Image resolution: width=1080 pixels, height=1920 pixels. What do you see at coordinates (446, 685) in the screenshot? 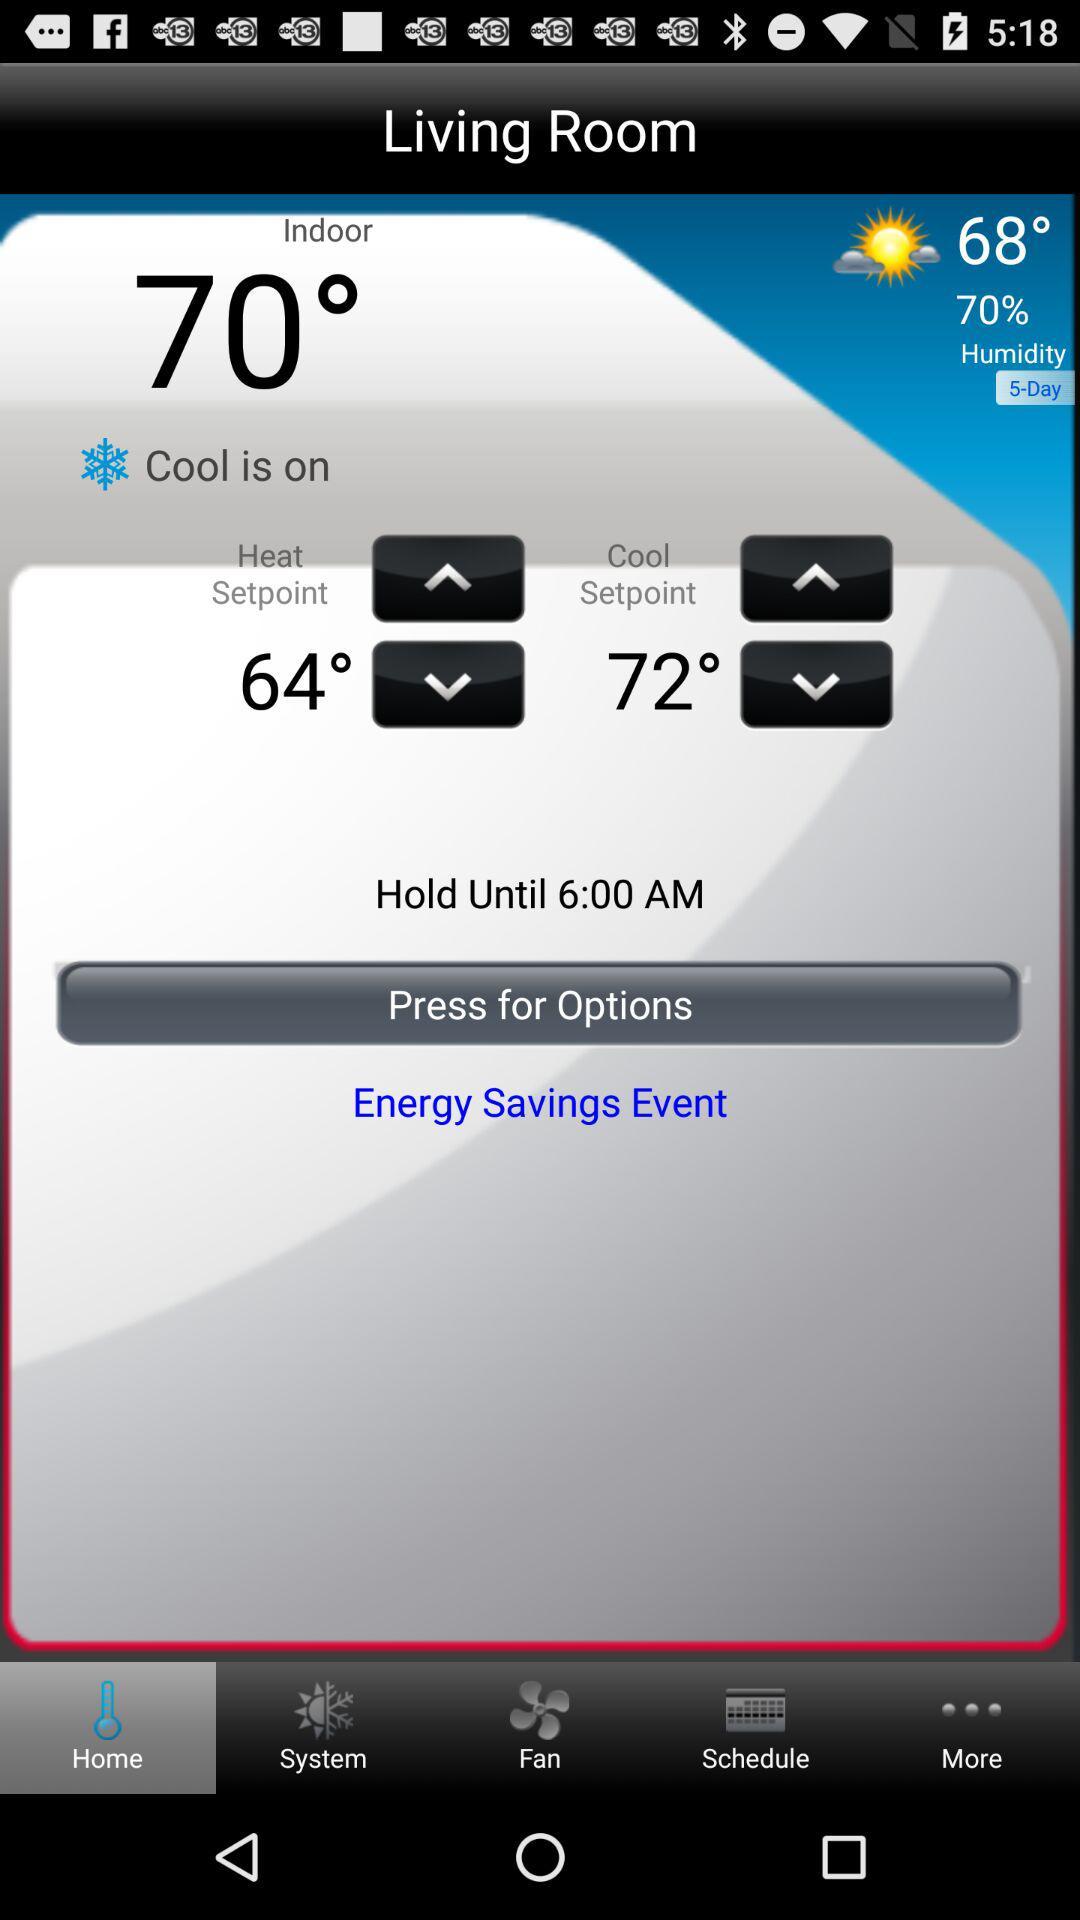
I see `the down scroll which is right of 64 degree` at bounding box center [446, 685].